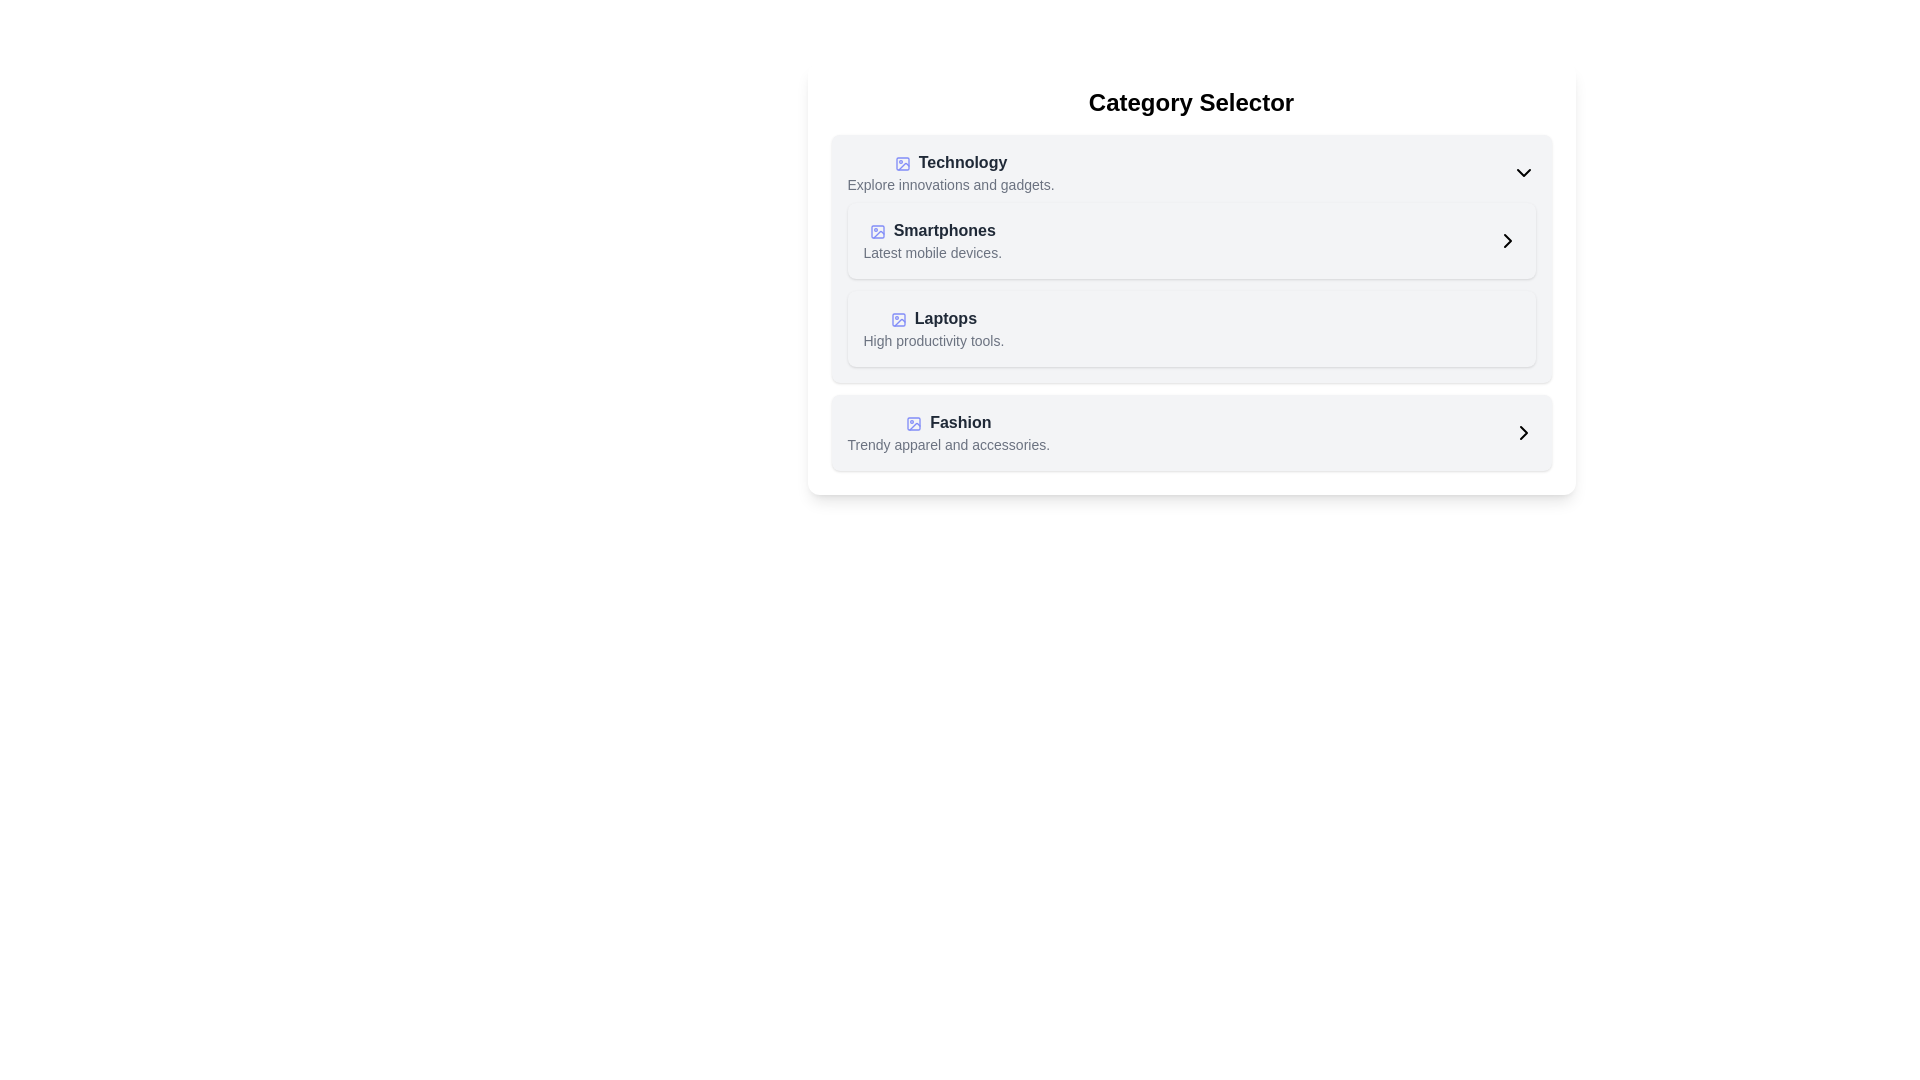 The height and width of the screenshot is (1080, 1920). What do you see at coordinates (1522, 172) in the screenshot?
I see `the Dropdown indicator icon located at the rightmost side of the 'Technology' component` at bounding box center [1522, 172].